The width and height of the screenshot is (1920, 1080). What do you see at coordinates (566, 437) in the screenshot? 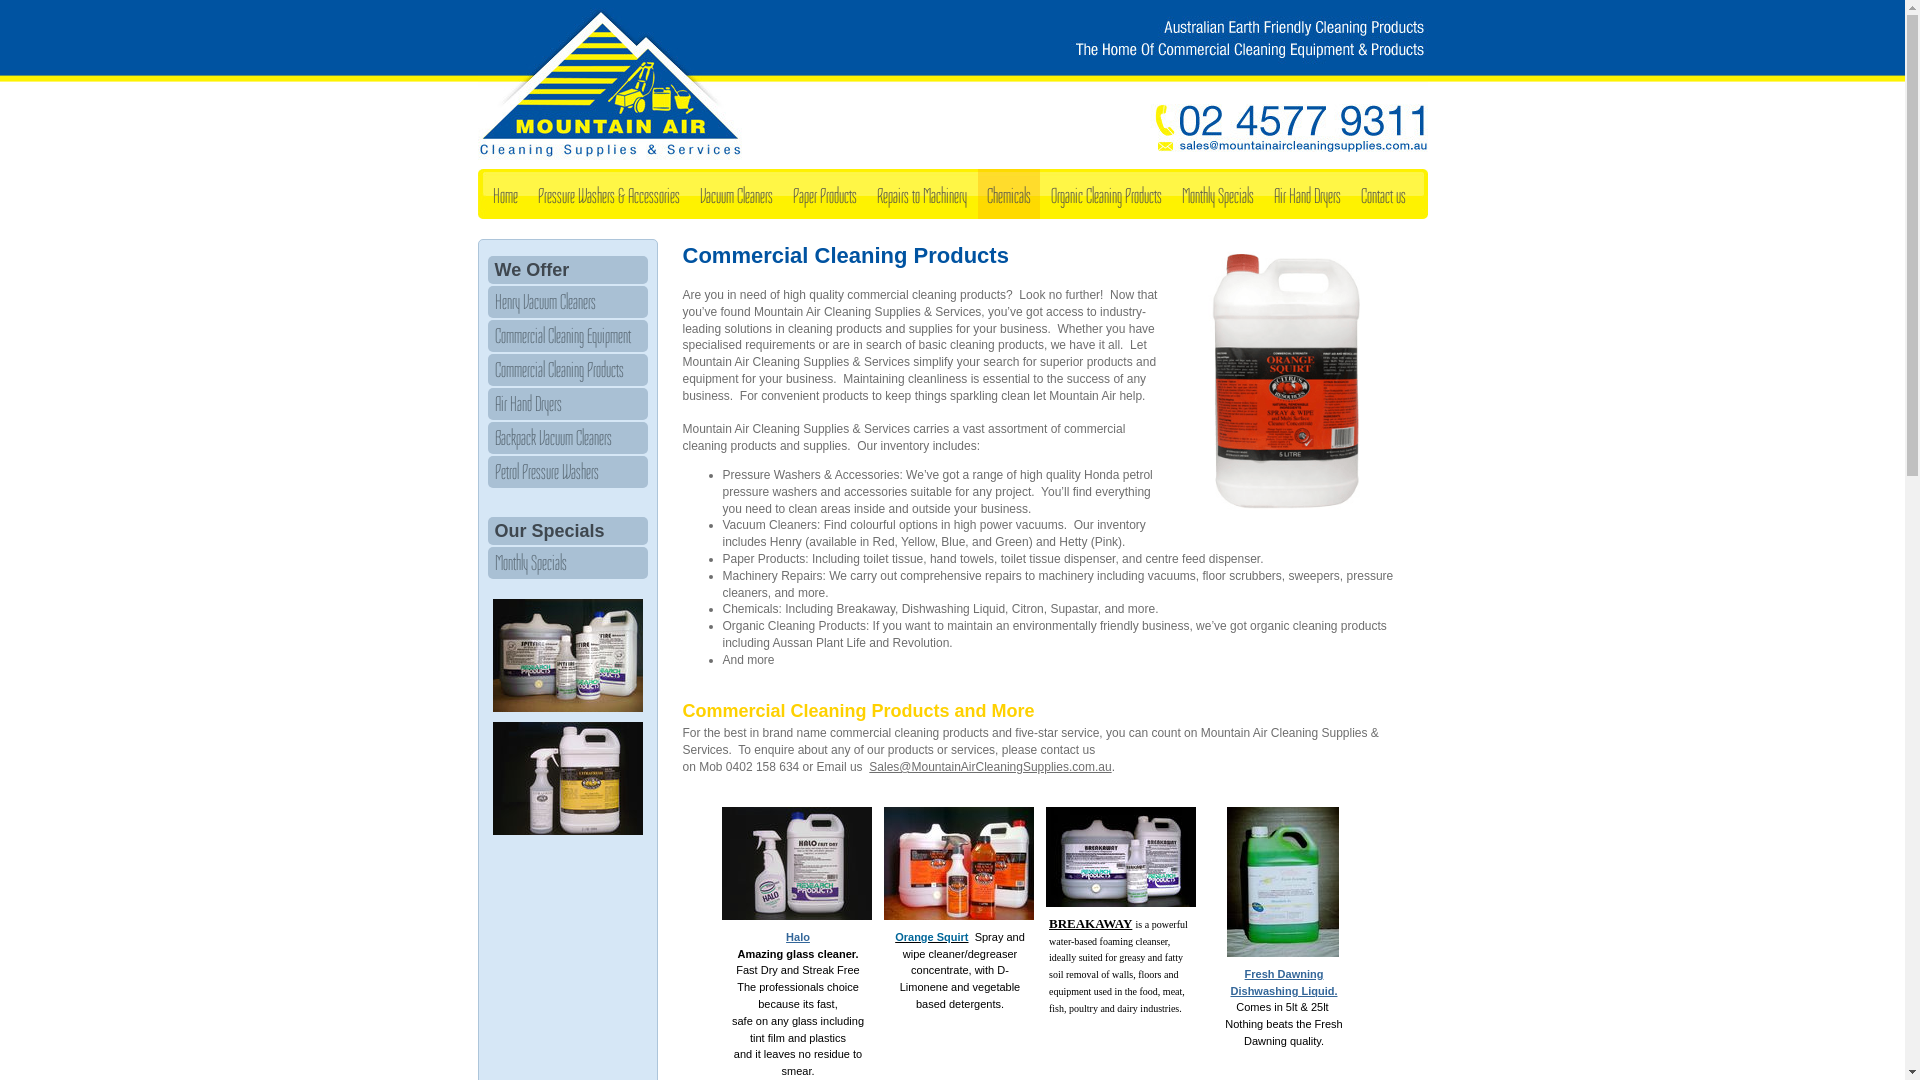
I see `'Backpack Vacuum Cleaners'` at bounding box center [566, 437].